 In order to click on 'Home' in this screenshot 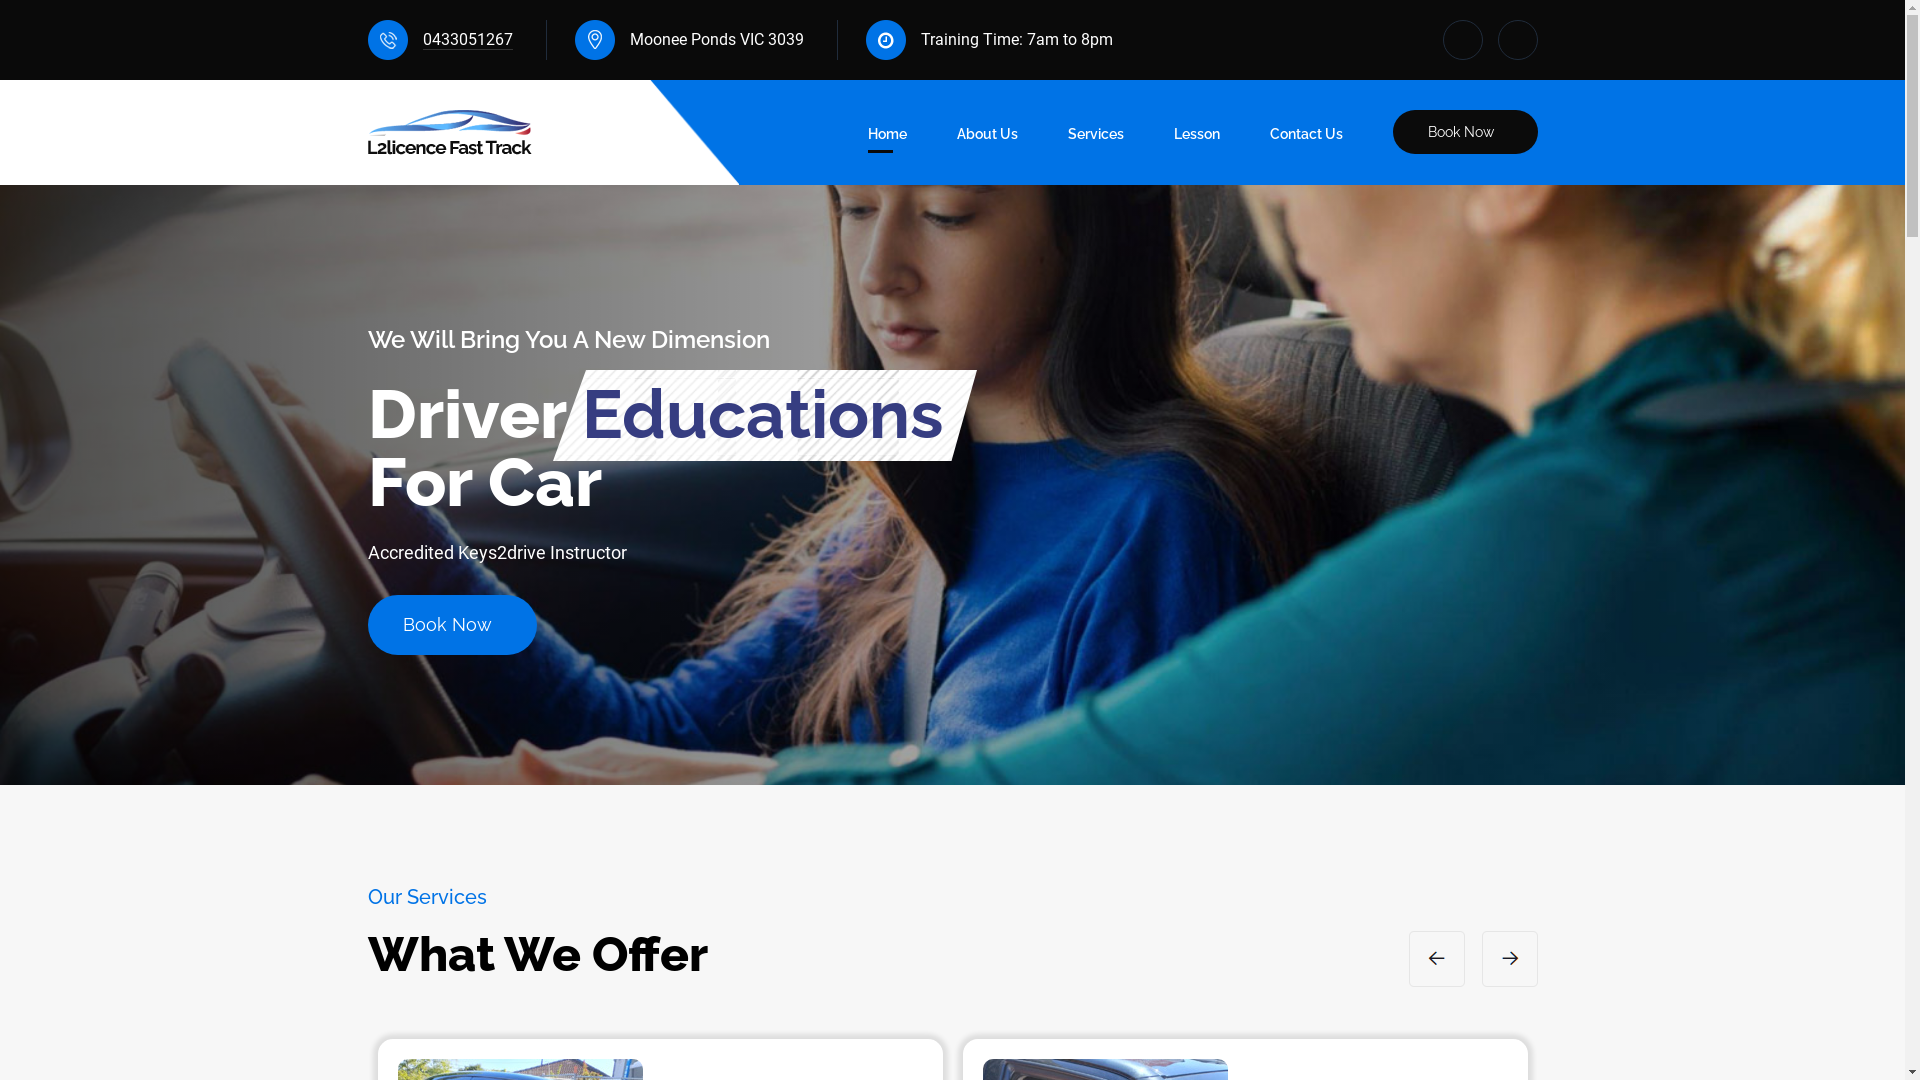, I will do `click(886, 137)`.